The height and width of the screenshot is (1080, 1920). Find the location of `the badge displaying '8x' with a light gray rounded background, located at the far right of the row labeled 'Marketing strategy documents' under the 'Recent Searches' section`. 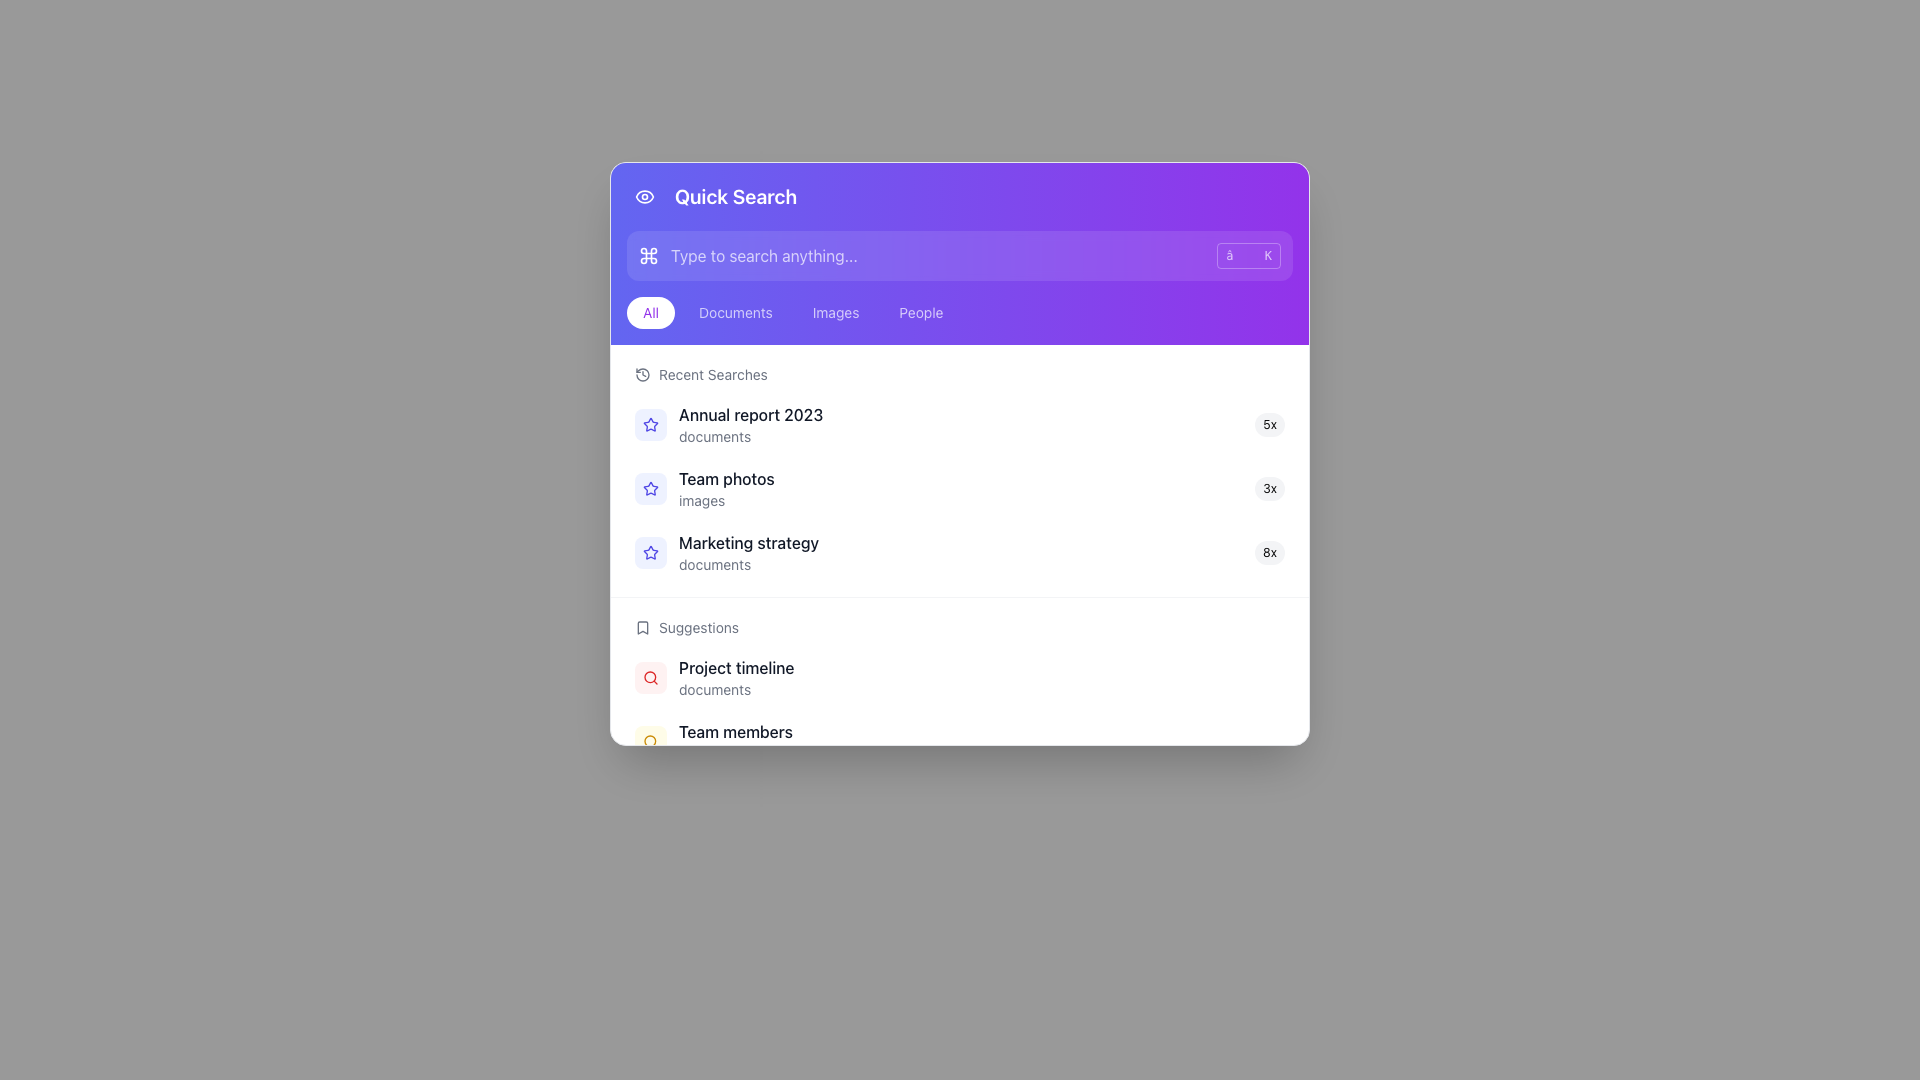

the badge displaying '8x' with a light gray rounded background, located at the far right of the row labeled 'Marketing strategy documents' under the 'Recent Searches' section is located at coordinates (1269, 552).